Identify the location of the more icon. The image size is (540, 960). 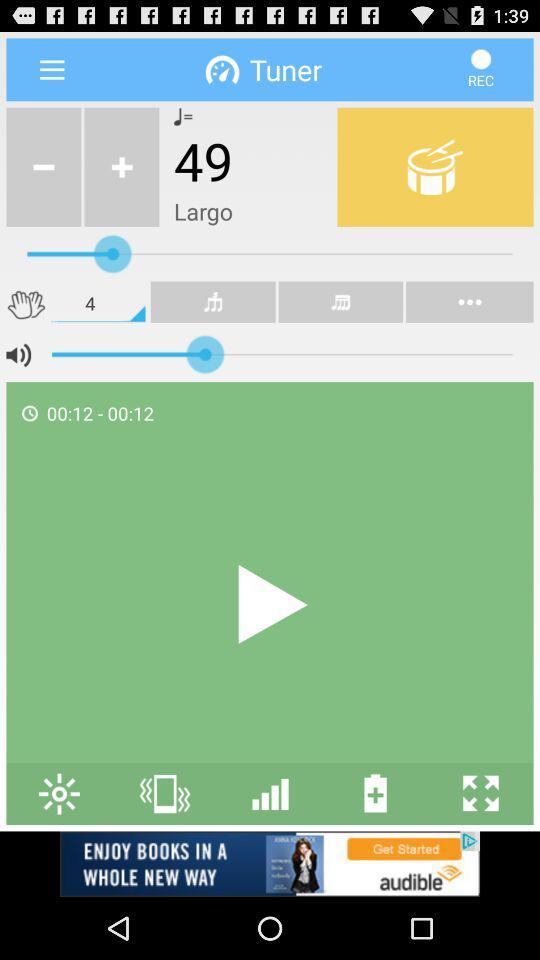
(339, 323).